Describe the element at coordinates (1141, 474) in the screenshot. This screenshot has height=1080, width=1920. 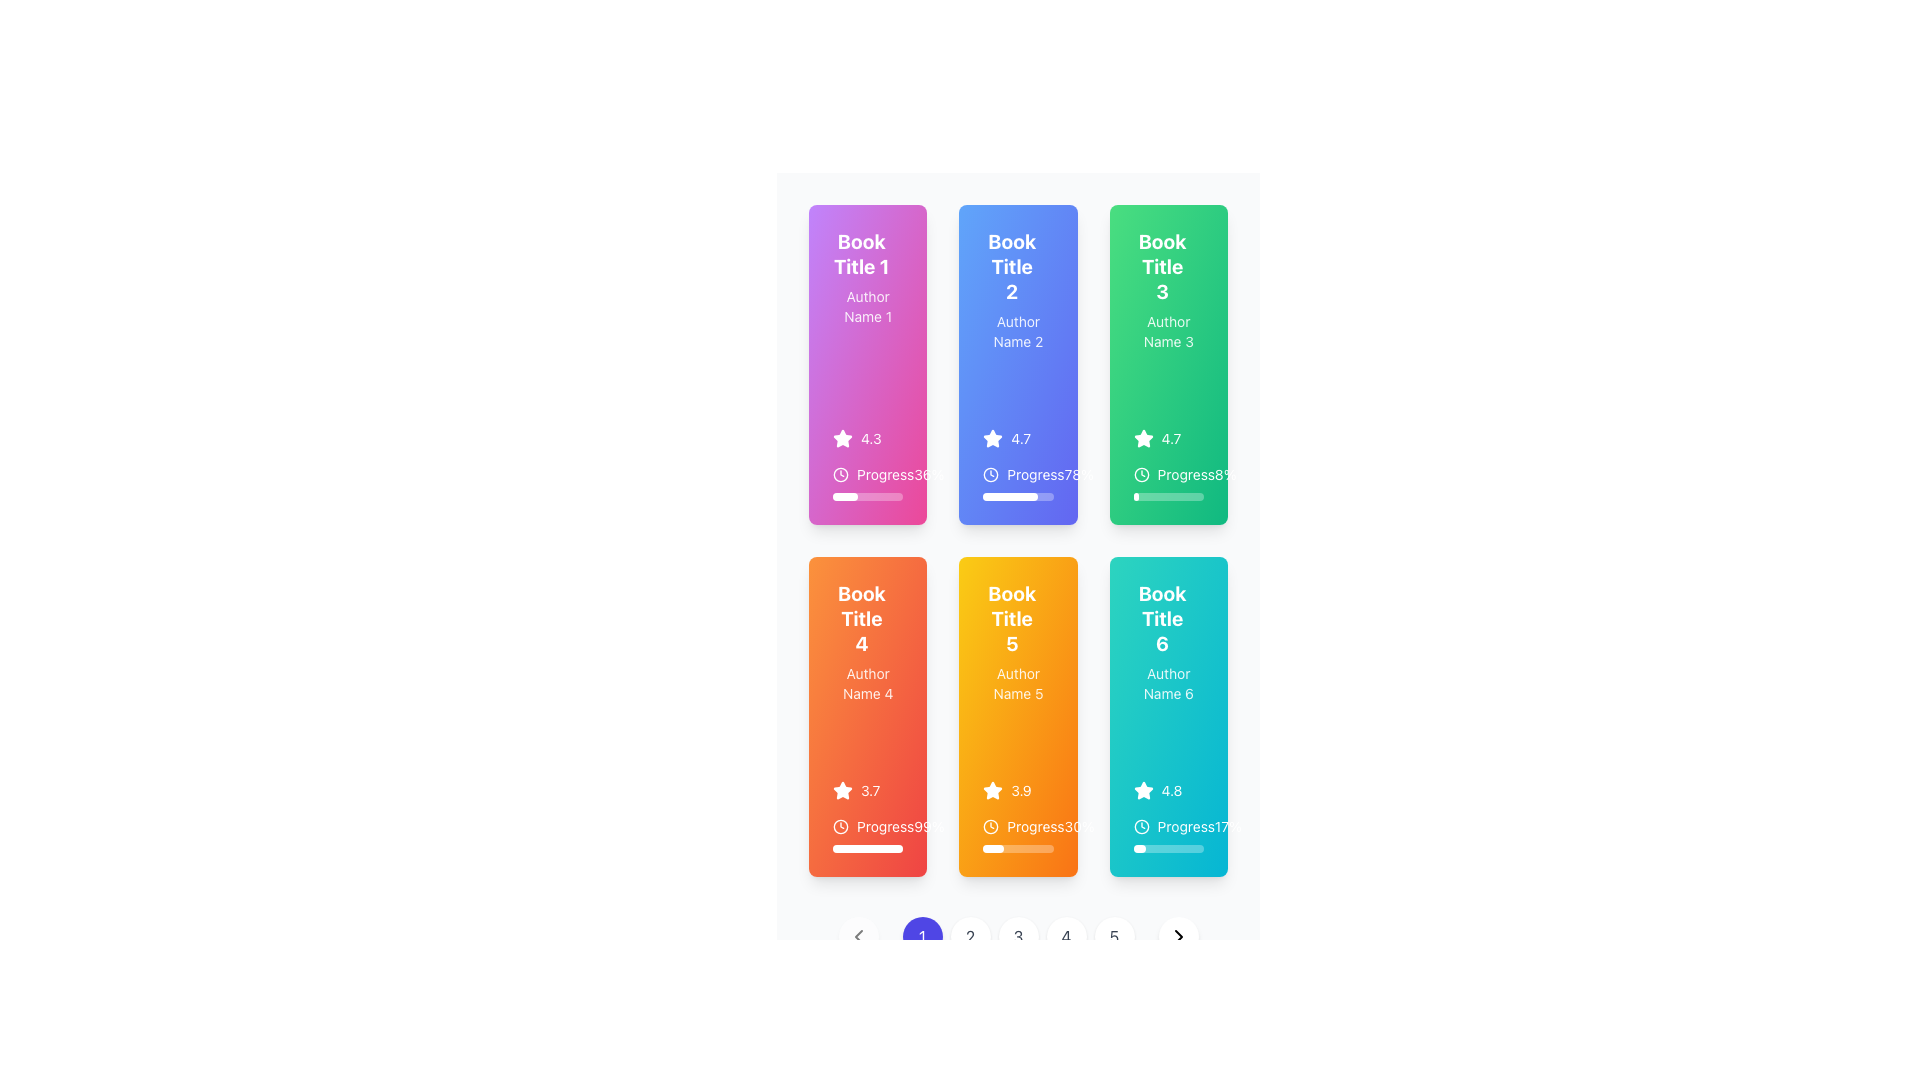
I see `the Circular SVG element representing the clock's main boundary within the clock icon, located underneath the 'Book Title 3' card` at that location.